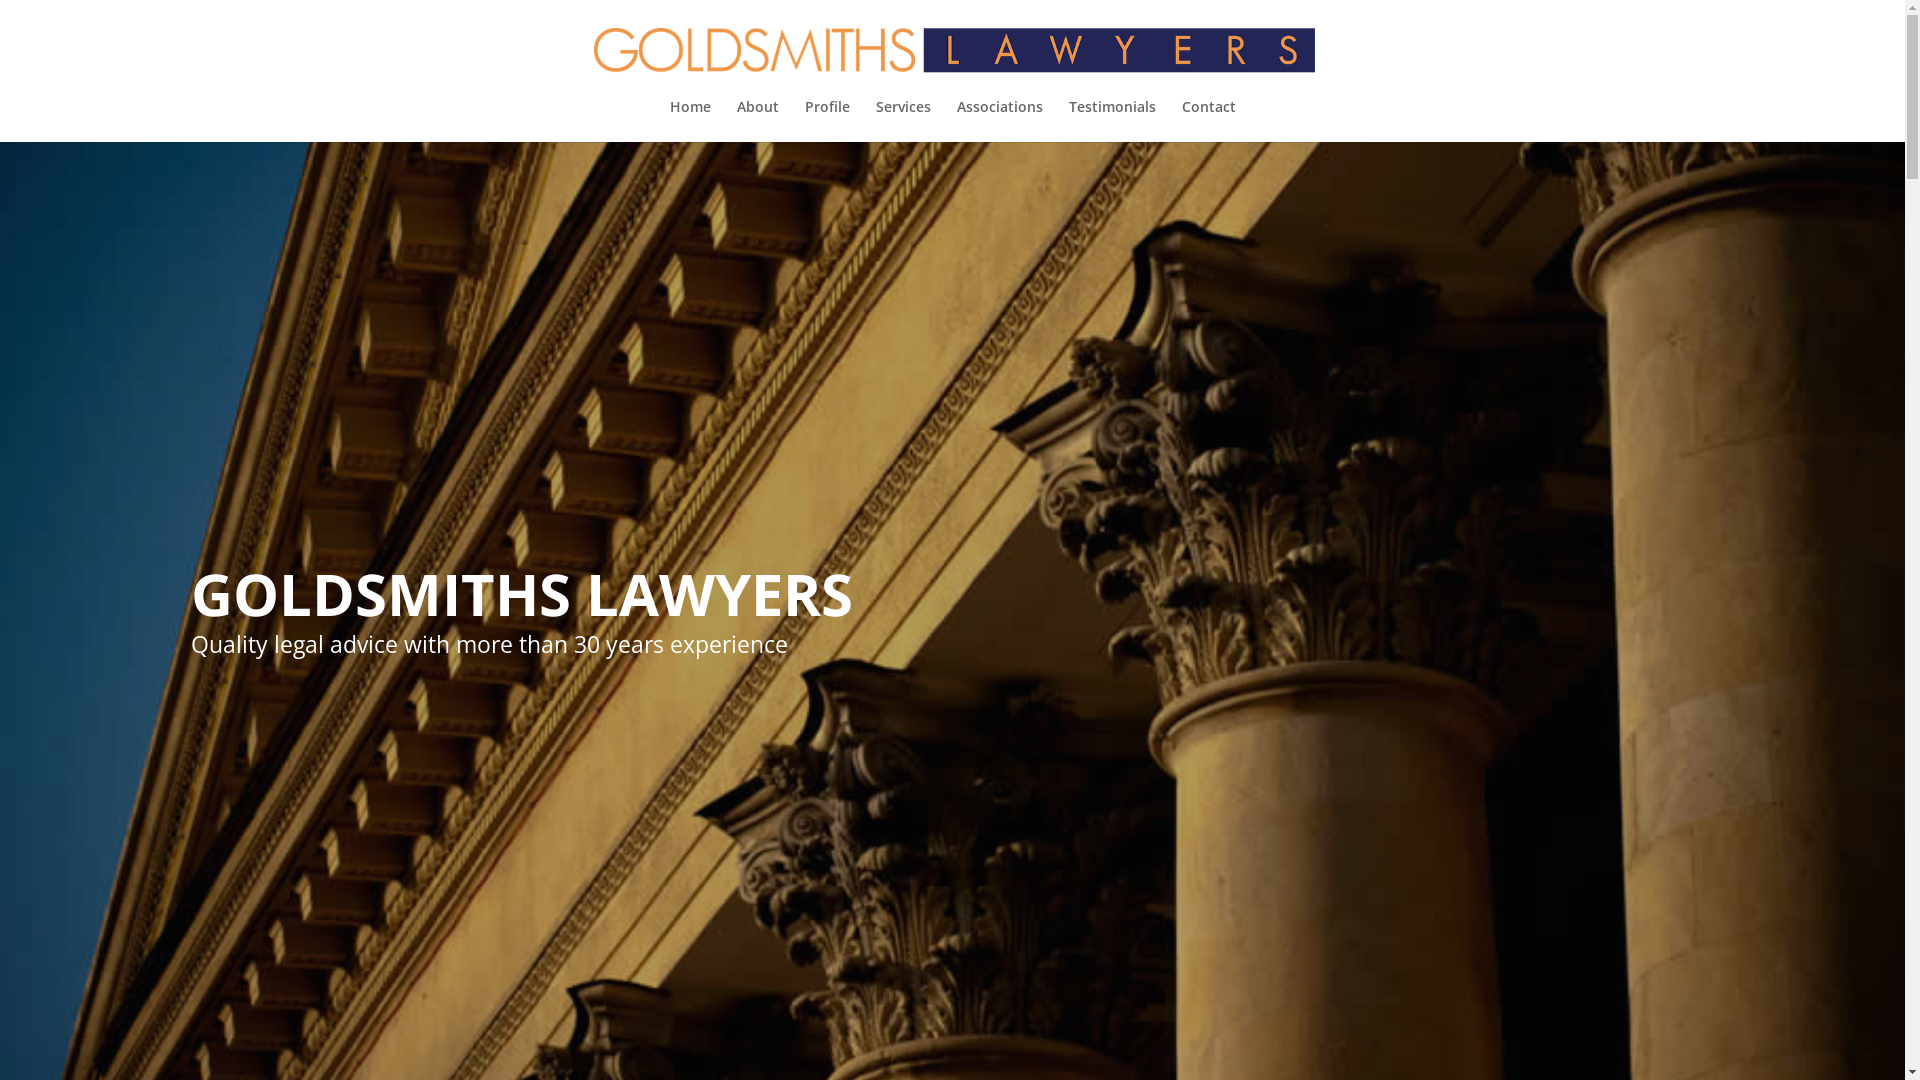  What do you see at coordinates (734, 120) in the screenshot?
I see `'About'` at bounding box center [734, 120].